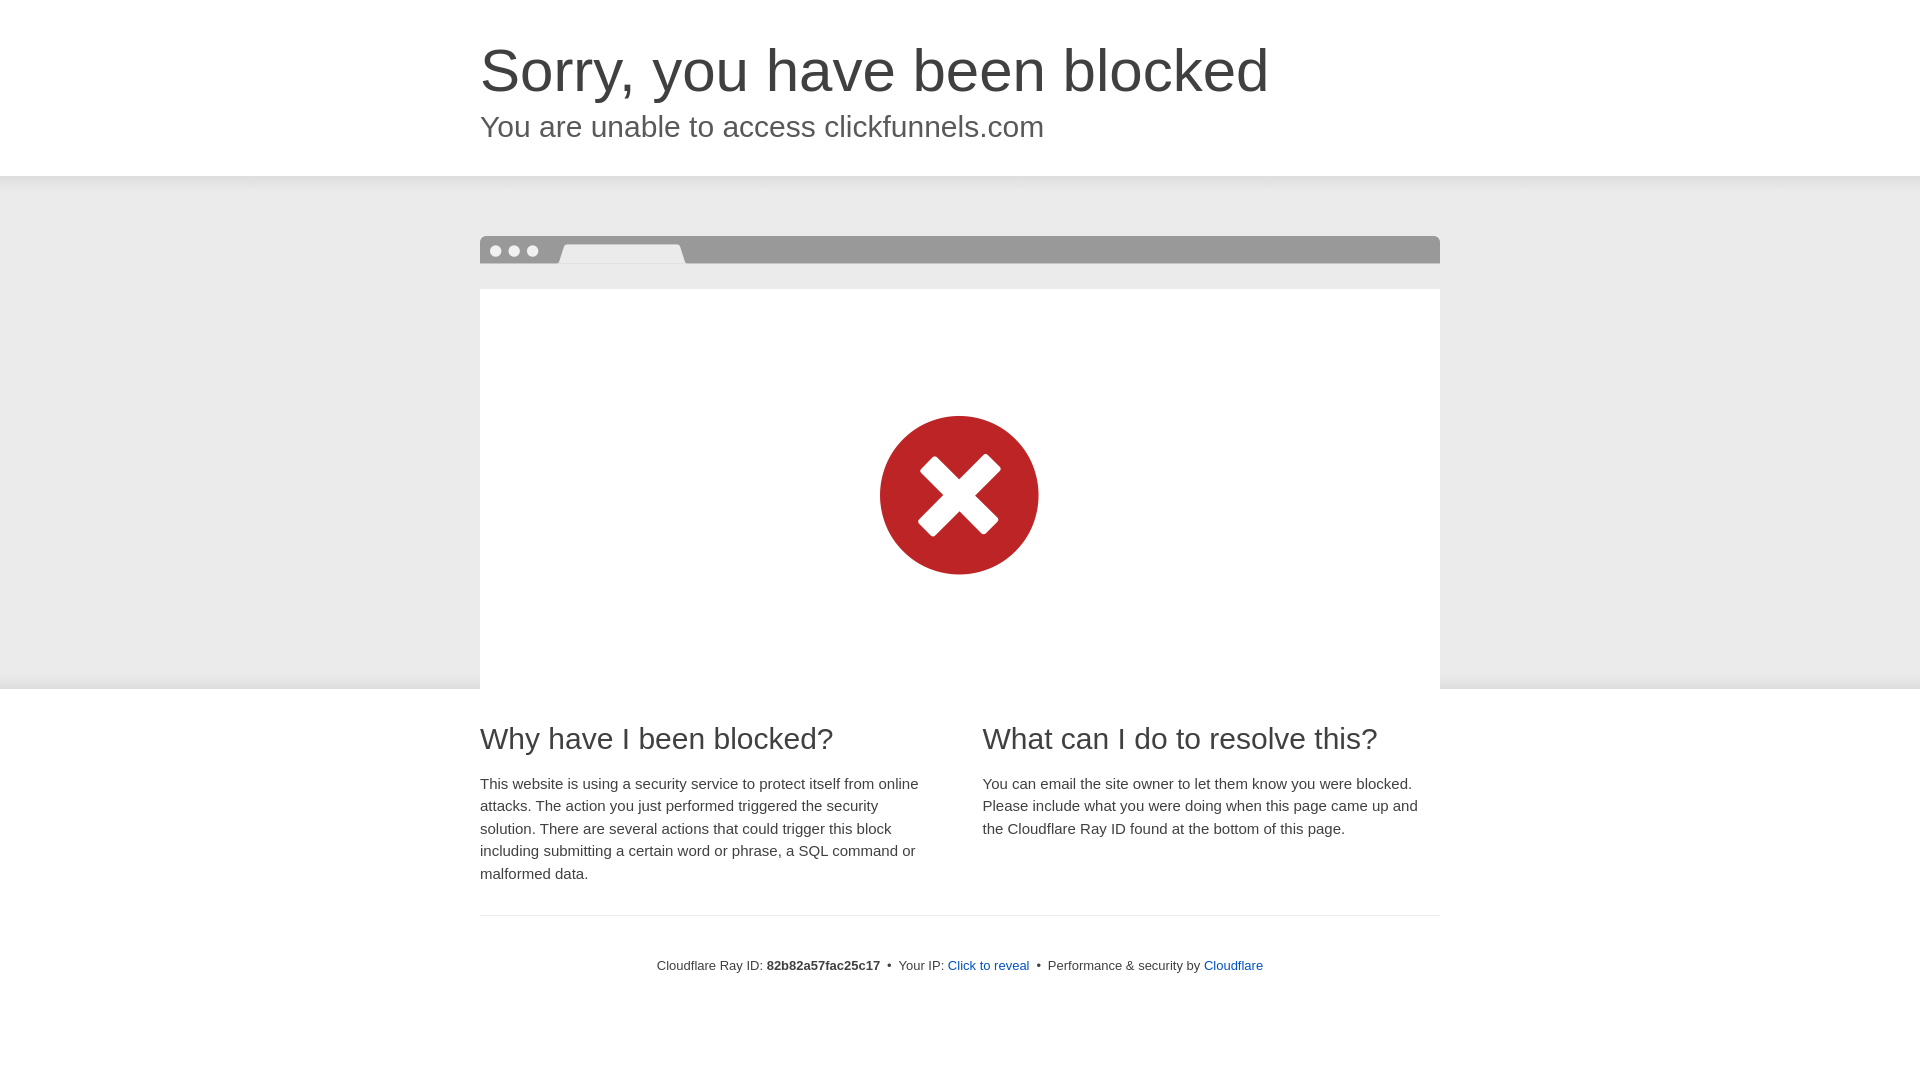 The image size is (1920, 1080). I want to click on 'Cloudflare', so click(1232, 964).